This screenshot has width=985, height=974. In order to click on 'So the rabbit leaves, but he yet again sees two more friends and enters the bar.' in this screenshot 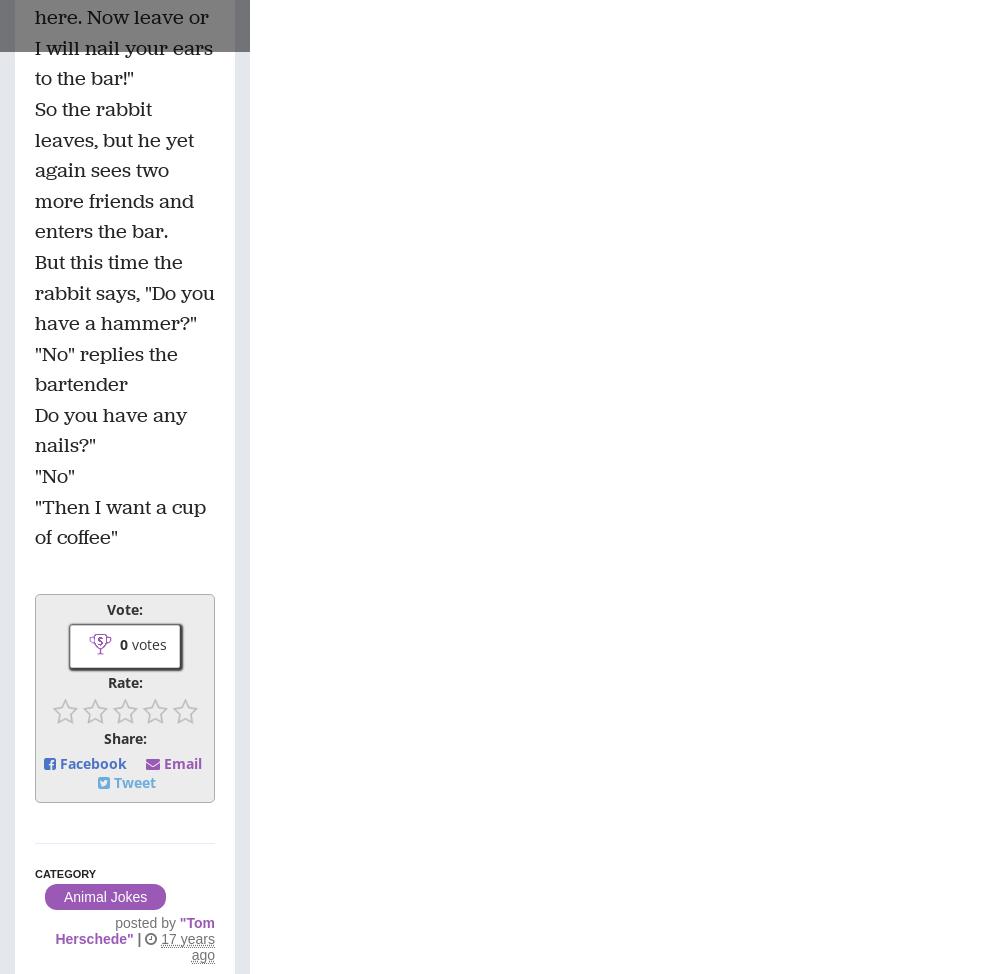, I will do `click(114, 169)`.